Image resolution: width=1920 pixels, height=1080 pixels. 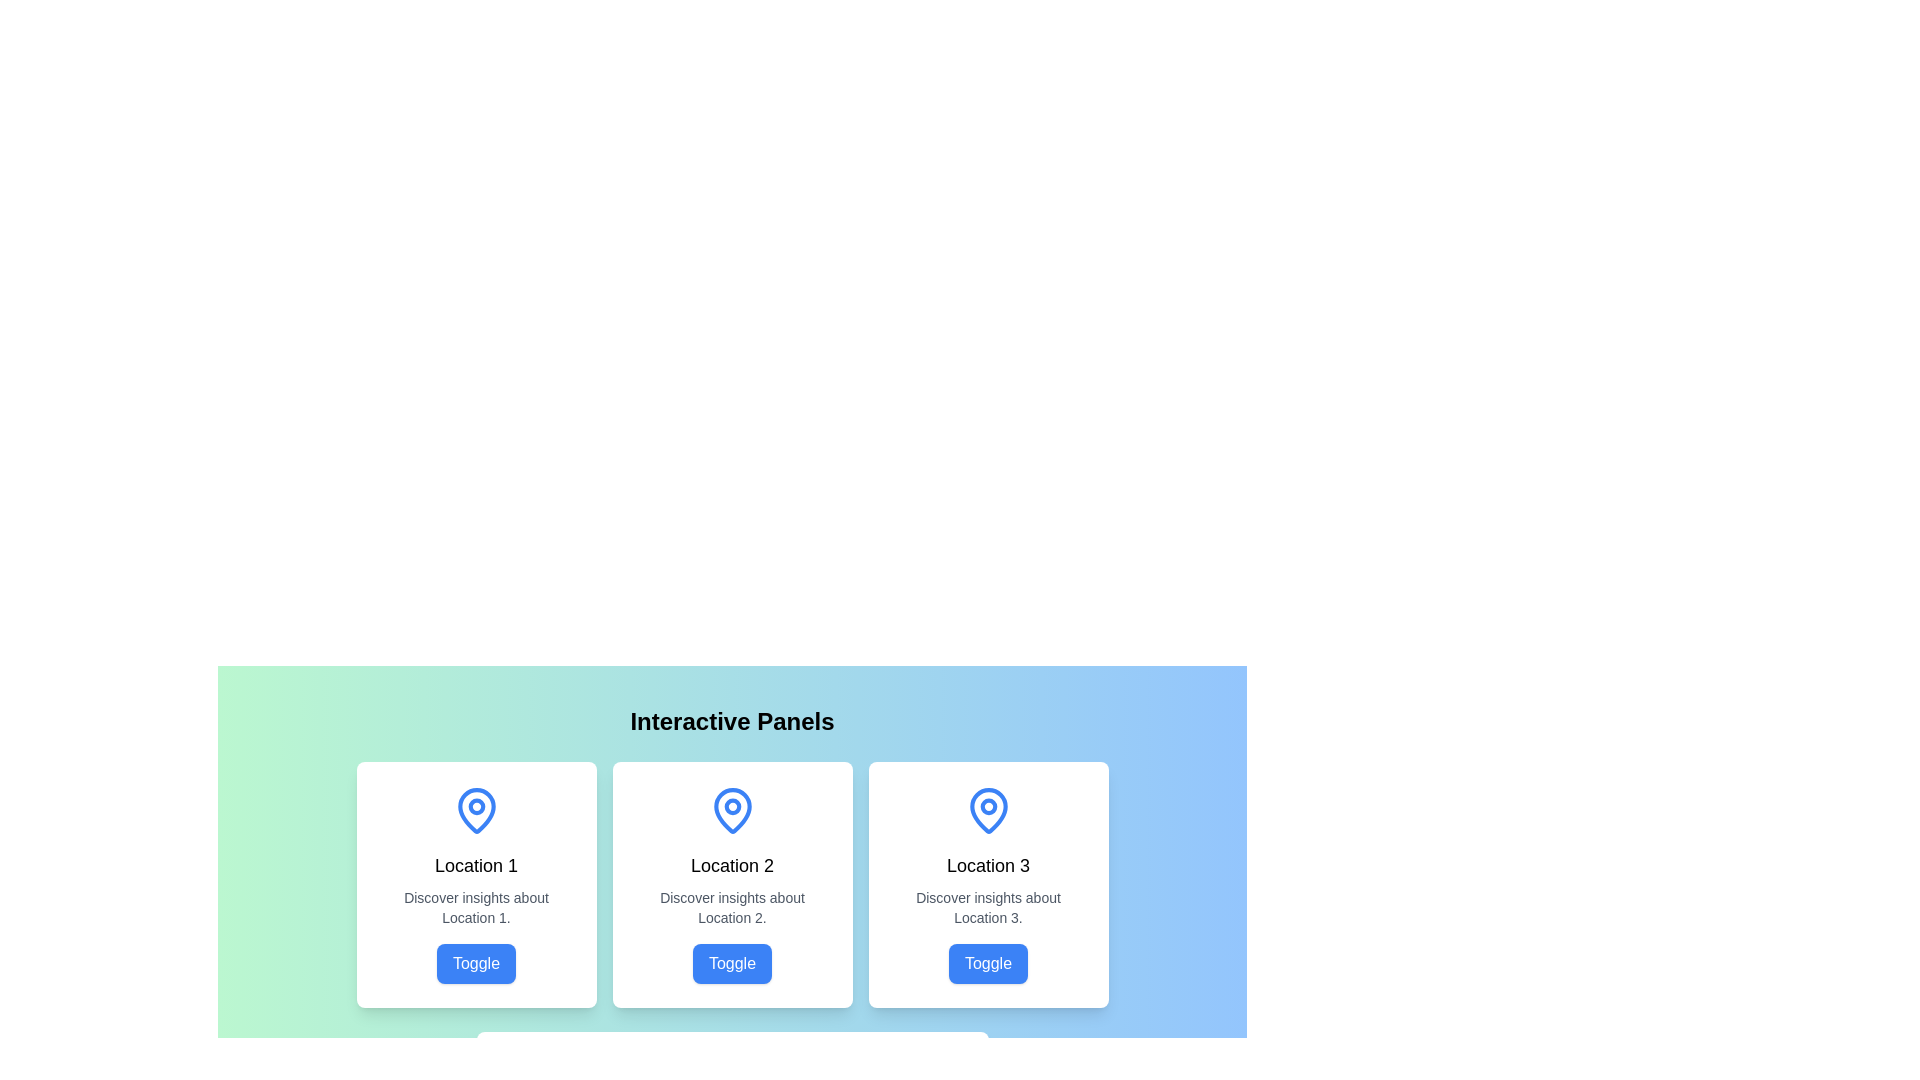 I want to click on the informational text located within the third card from the left, situated below the 'Location 3' heading and above the blue 'Toggle' button, so click(x=988, y=907).